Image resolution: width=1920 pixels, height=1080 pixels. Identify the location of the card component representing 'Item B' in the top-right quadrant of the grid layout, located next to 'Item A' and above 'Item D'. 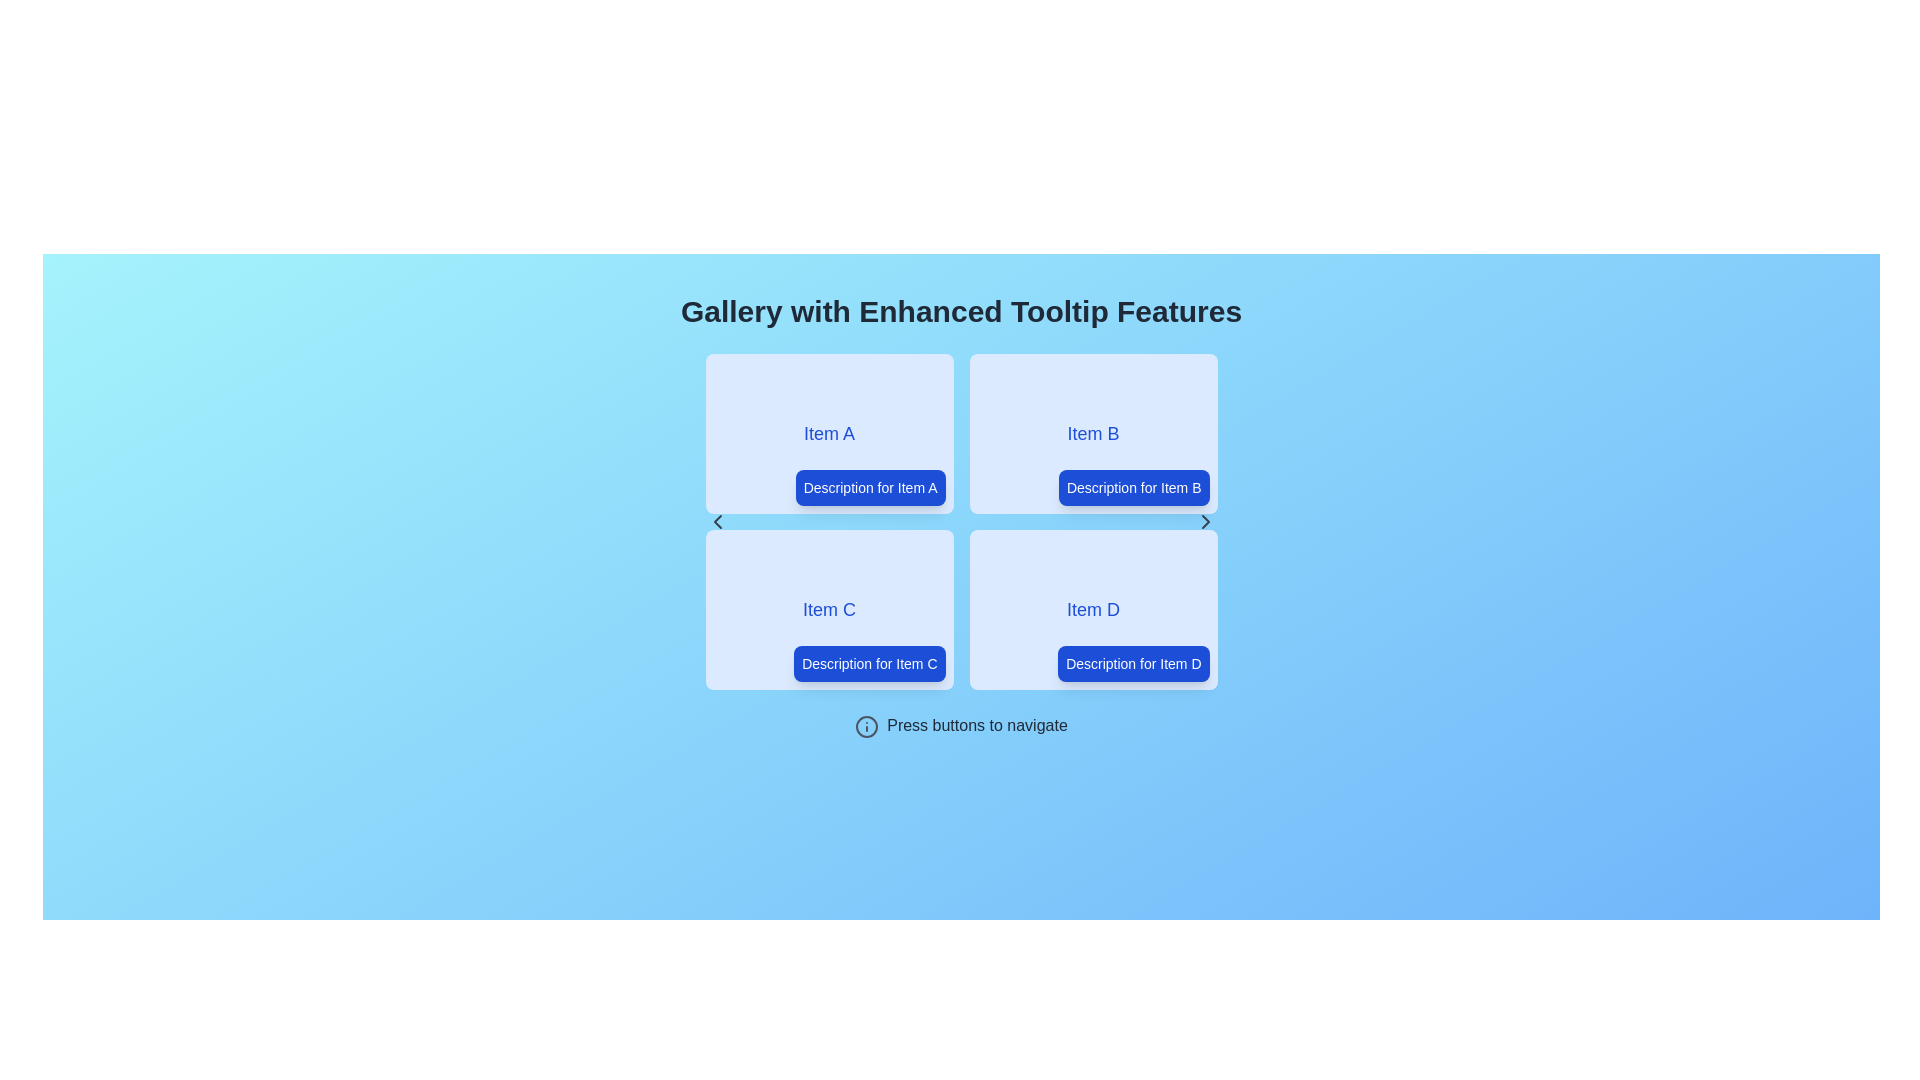
(1092, 433).